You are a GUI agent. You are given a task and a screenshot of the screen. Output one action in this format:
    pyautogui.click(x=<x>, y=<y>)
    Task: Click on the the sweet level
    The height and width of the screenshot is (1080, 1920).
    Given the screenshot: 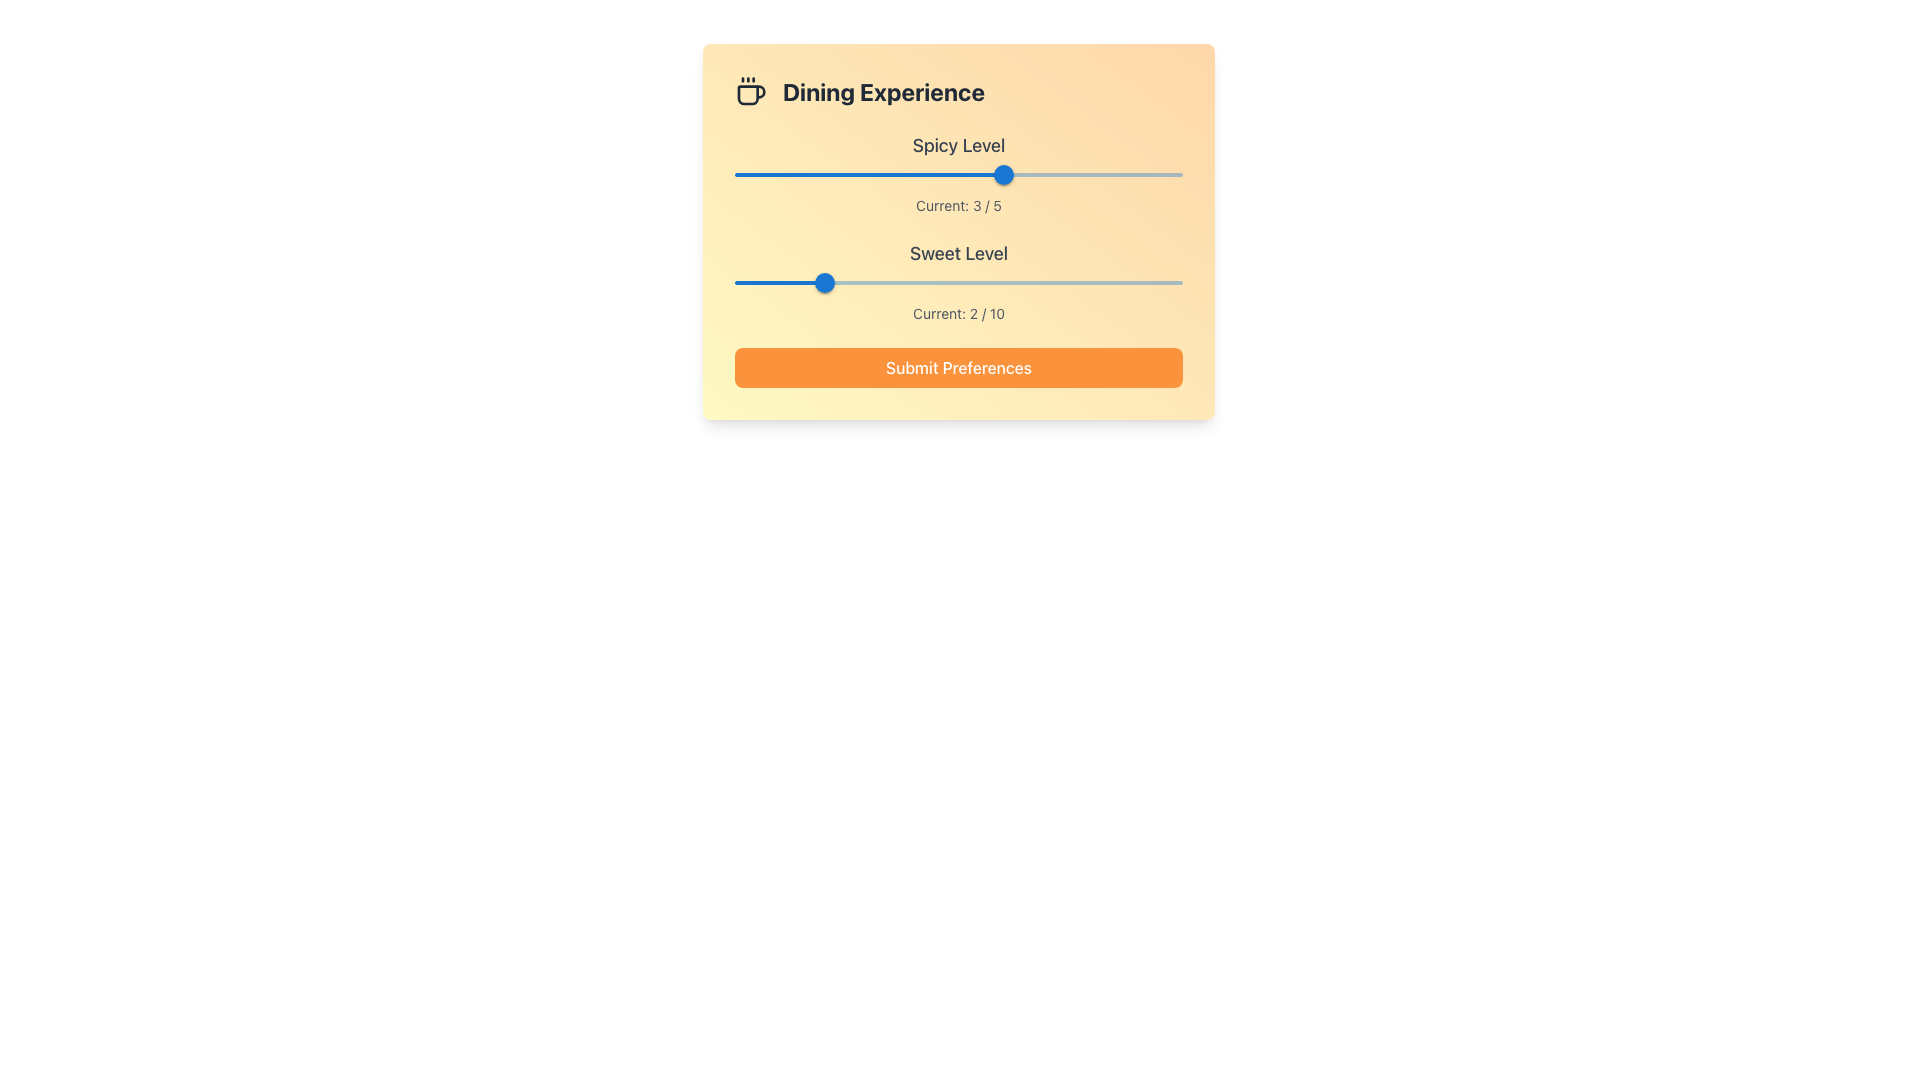 What is the action you would take?
    pyautogui.click(x=733, y=282)
    